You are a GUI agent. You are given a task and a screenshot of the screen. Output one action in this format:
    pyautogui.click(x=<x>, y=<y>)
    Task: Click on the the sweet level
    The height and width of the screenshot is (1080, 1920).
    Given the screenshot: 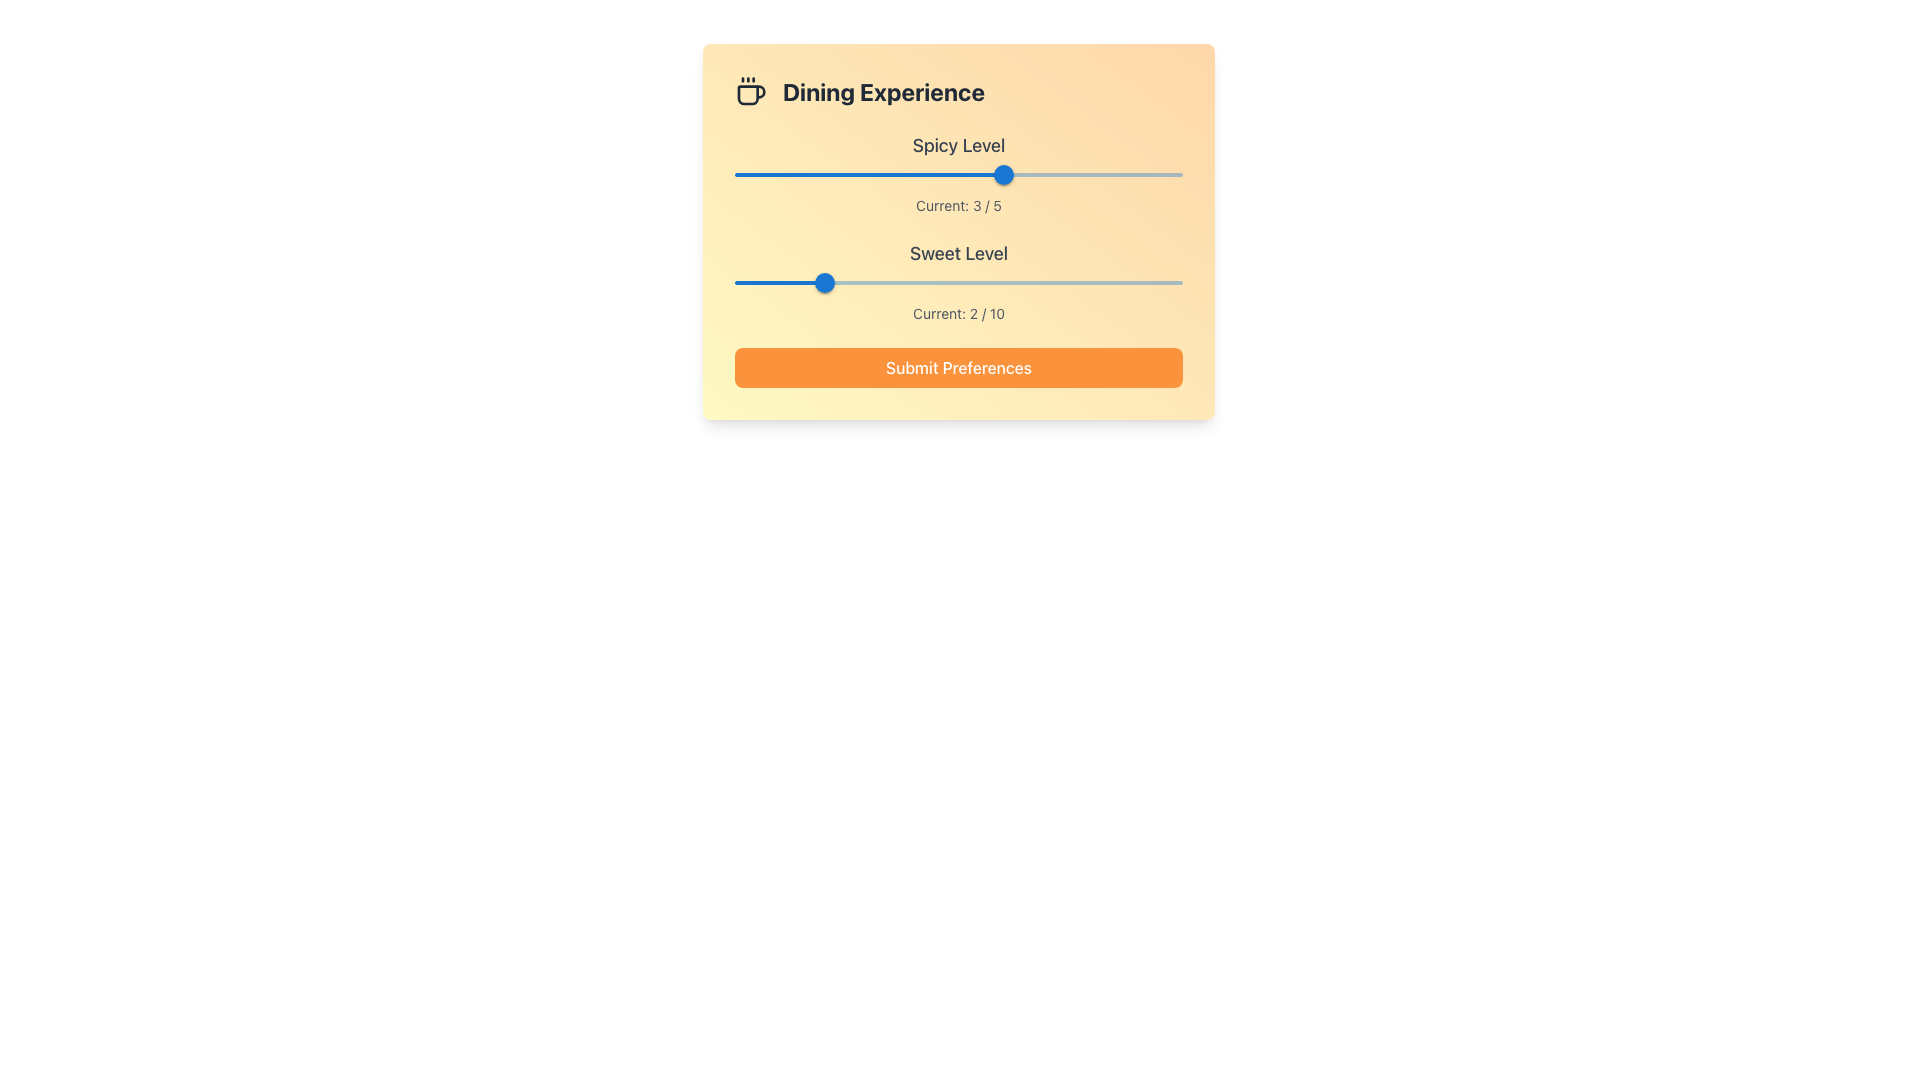 What is the action you would take?
    pyautogui.click(x=733, y=282)
    